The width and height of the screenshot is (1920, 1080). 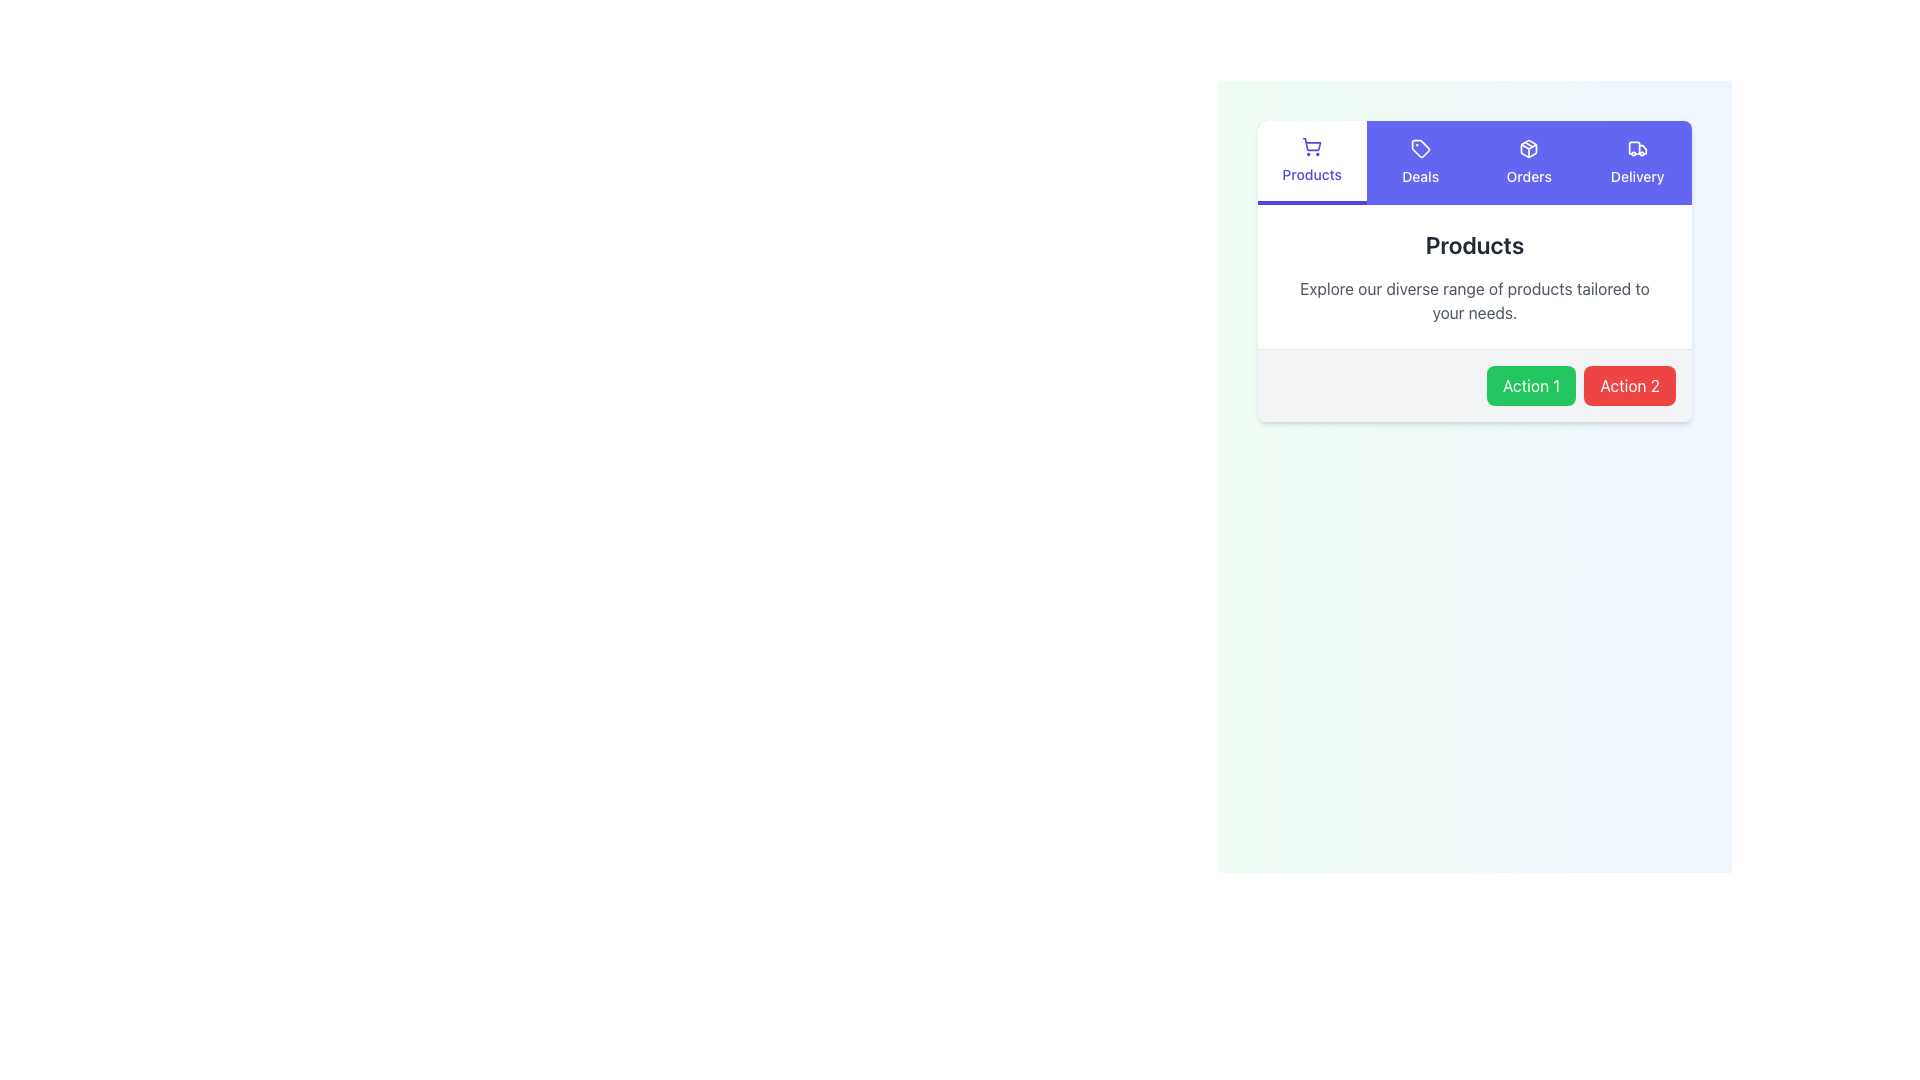 What do you see at coordinates (1630, 385) in the screenshot?
I see `the button with a red background and white text labeled 'Action 2', located at the bottom-right of the 'Products' card` at bounding box center [1630, 385].